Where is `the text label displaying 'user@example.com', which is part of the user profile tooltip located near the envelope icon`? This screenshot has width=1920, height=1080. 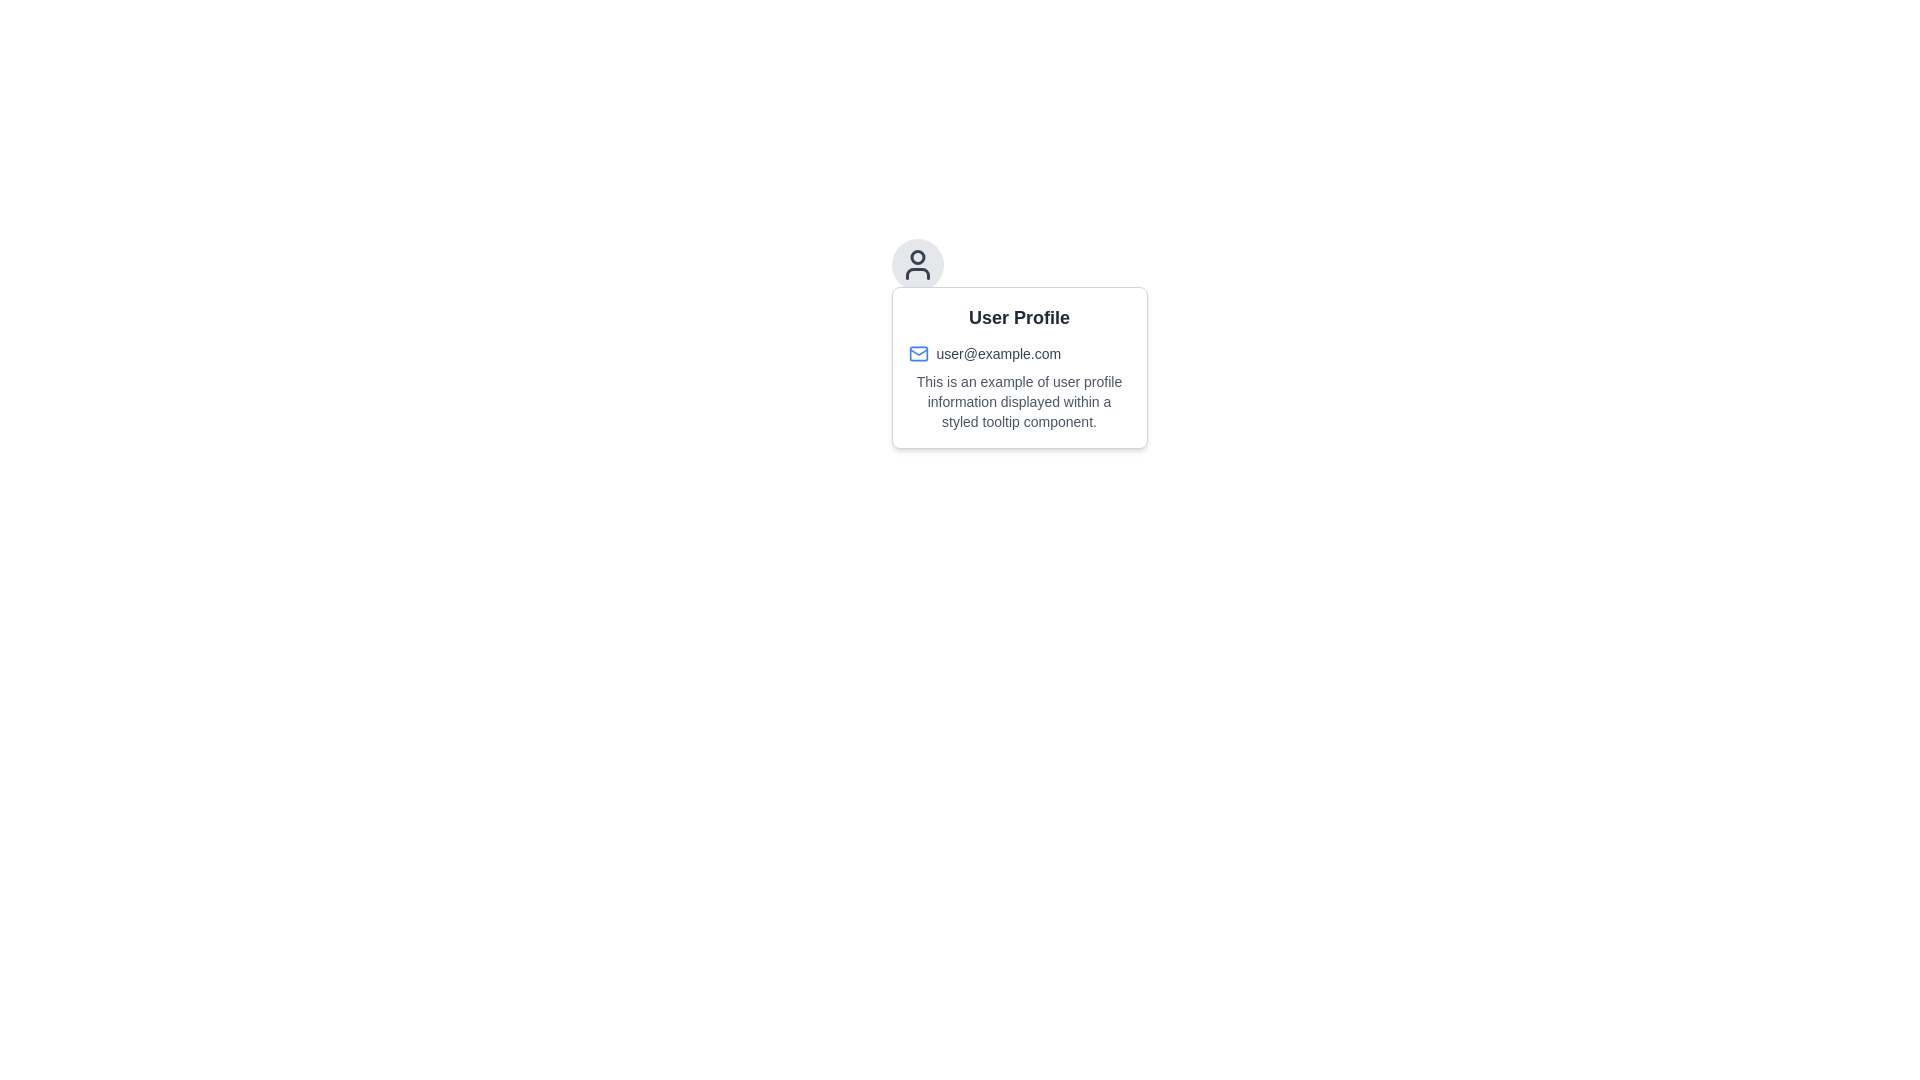
the text label displaying 'user@example.com', which is part of the user profile tooltip located near the envelope icon is located at coordinates (998, 353).